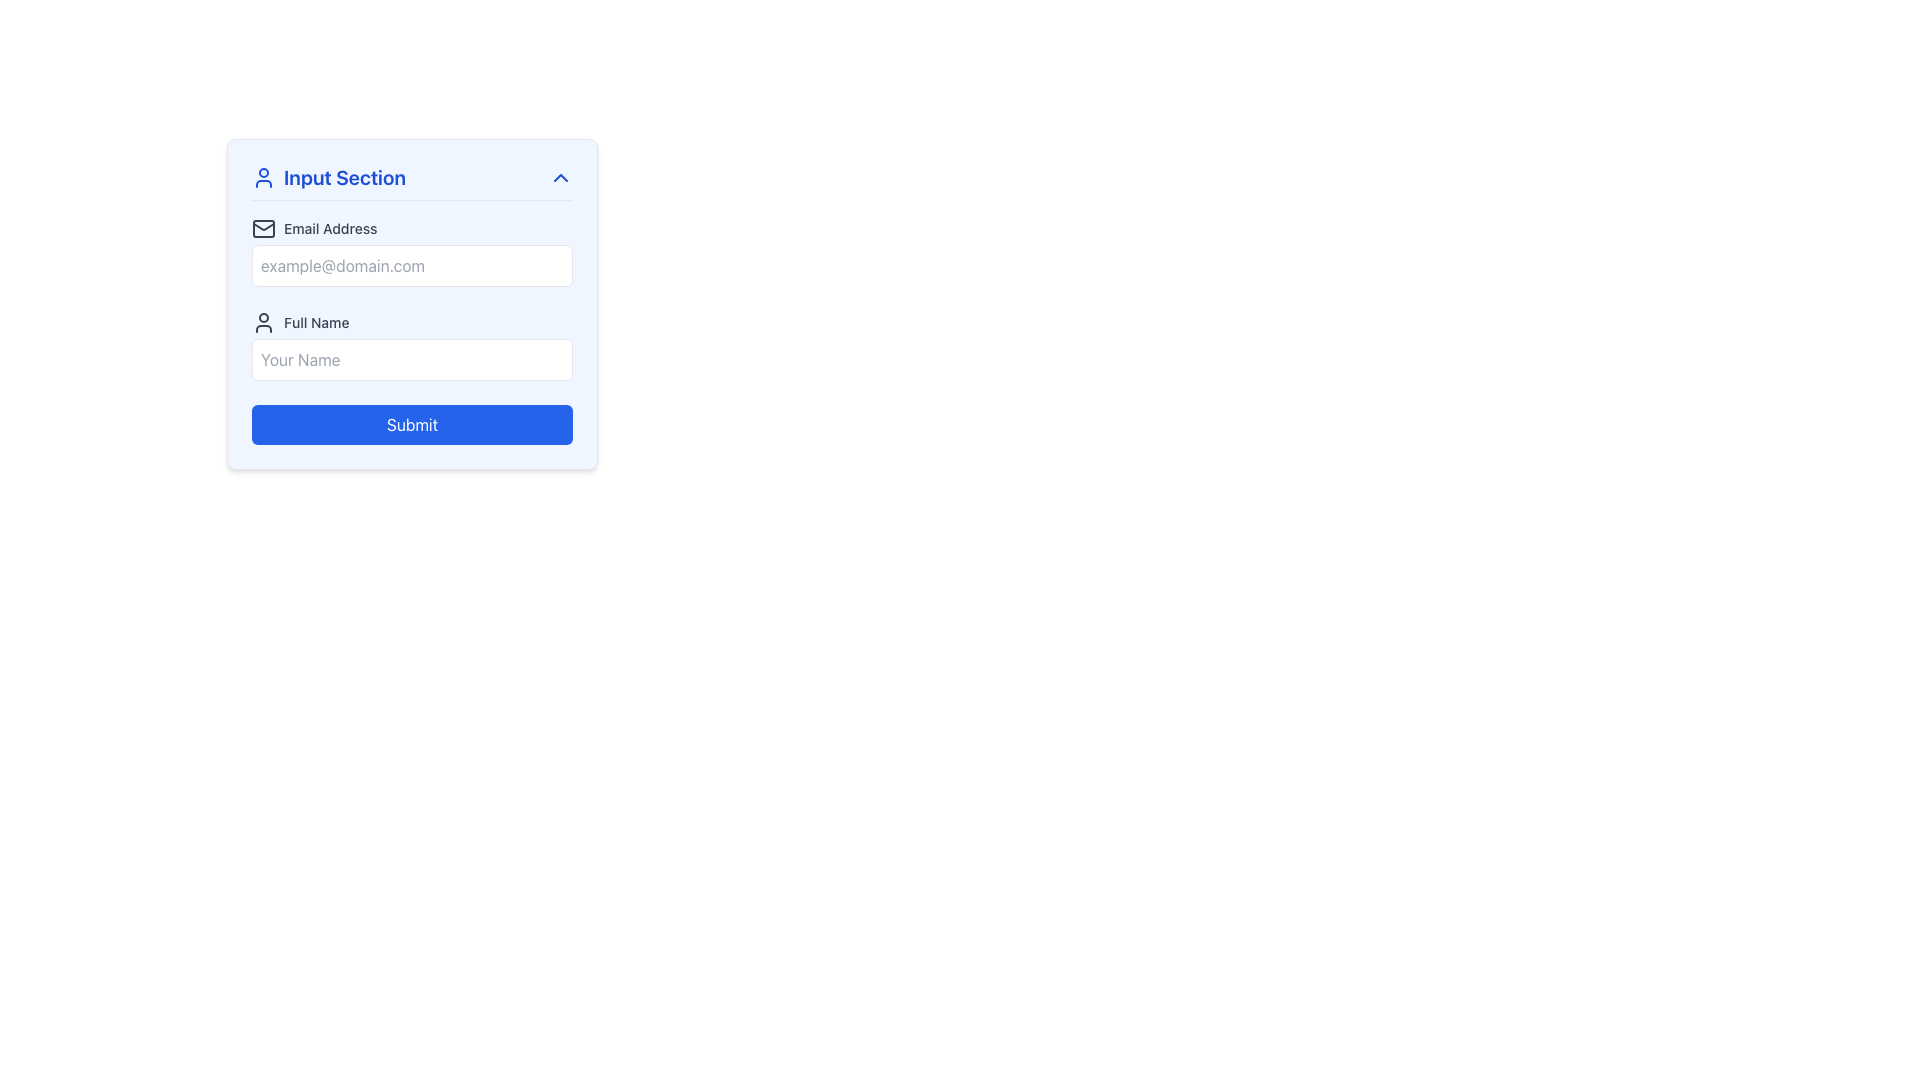 The width and height of the screenshot is (1920, 1080). I want to click on the toggle icon located in the upper right corner of the 'Input Section' header, so click(560, 176).